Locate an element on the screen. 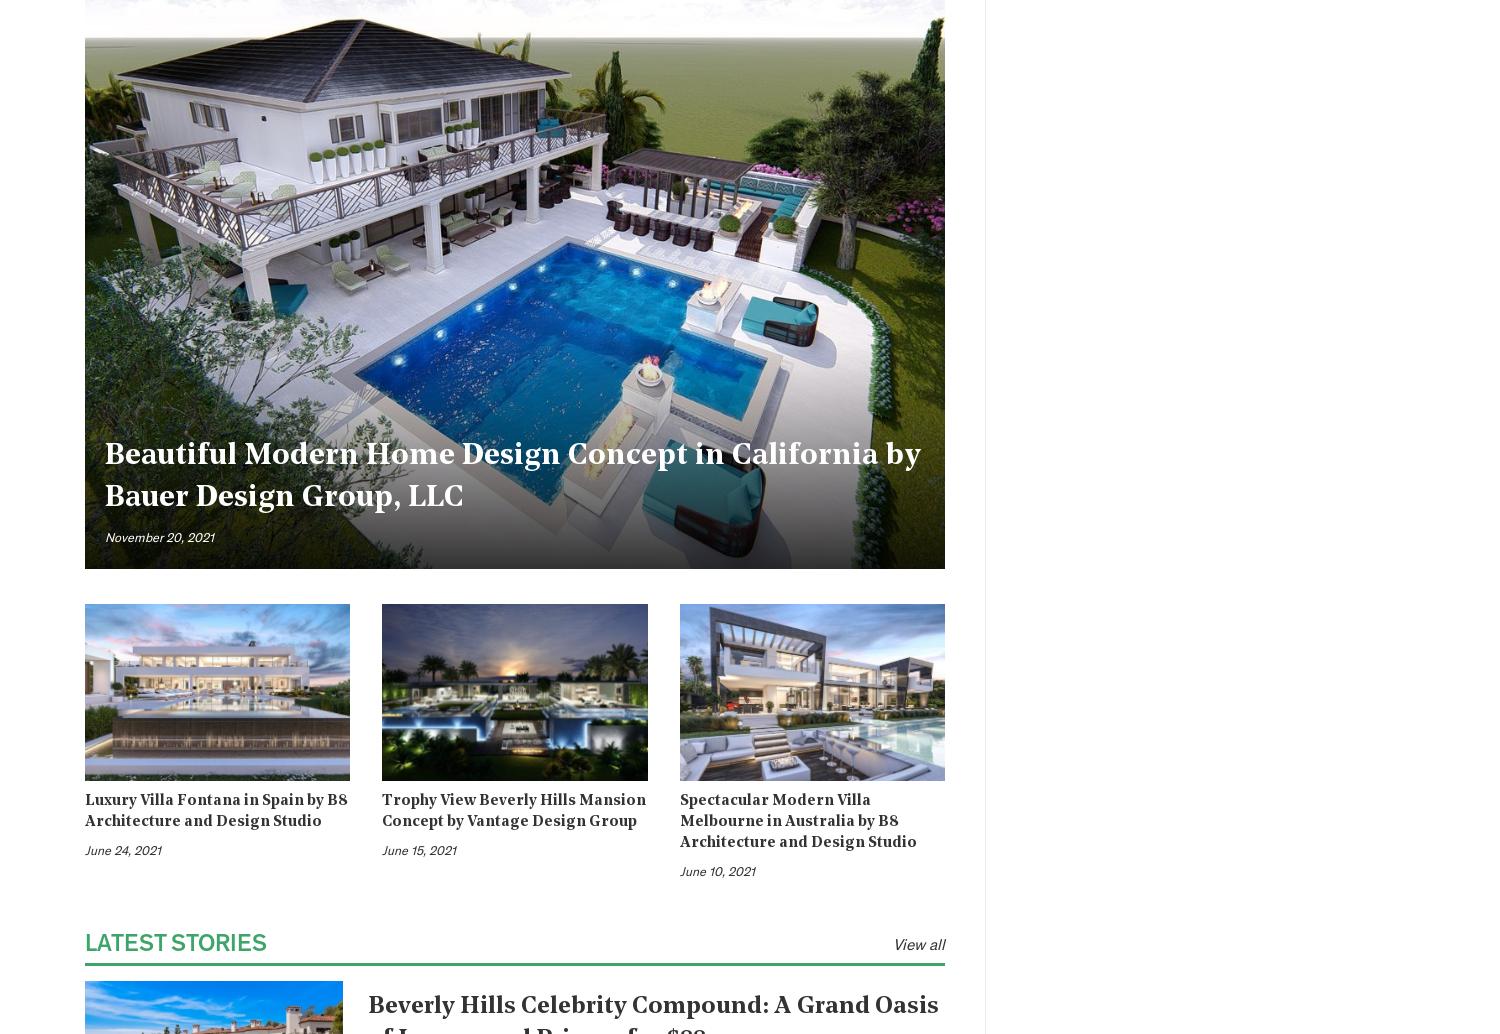  'Spectacular Modern Villa Melbourne in Australia by B8 Architecture and Design Studio' is located at coordinates (797, 821).